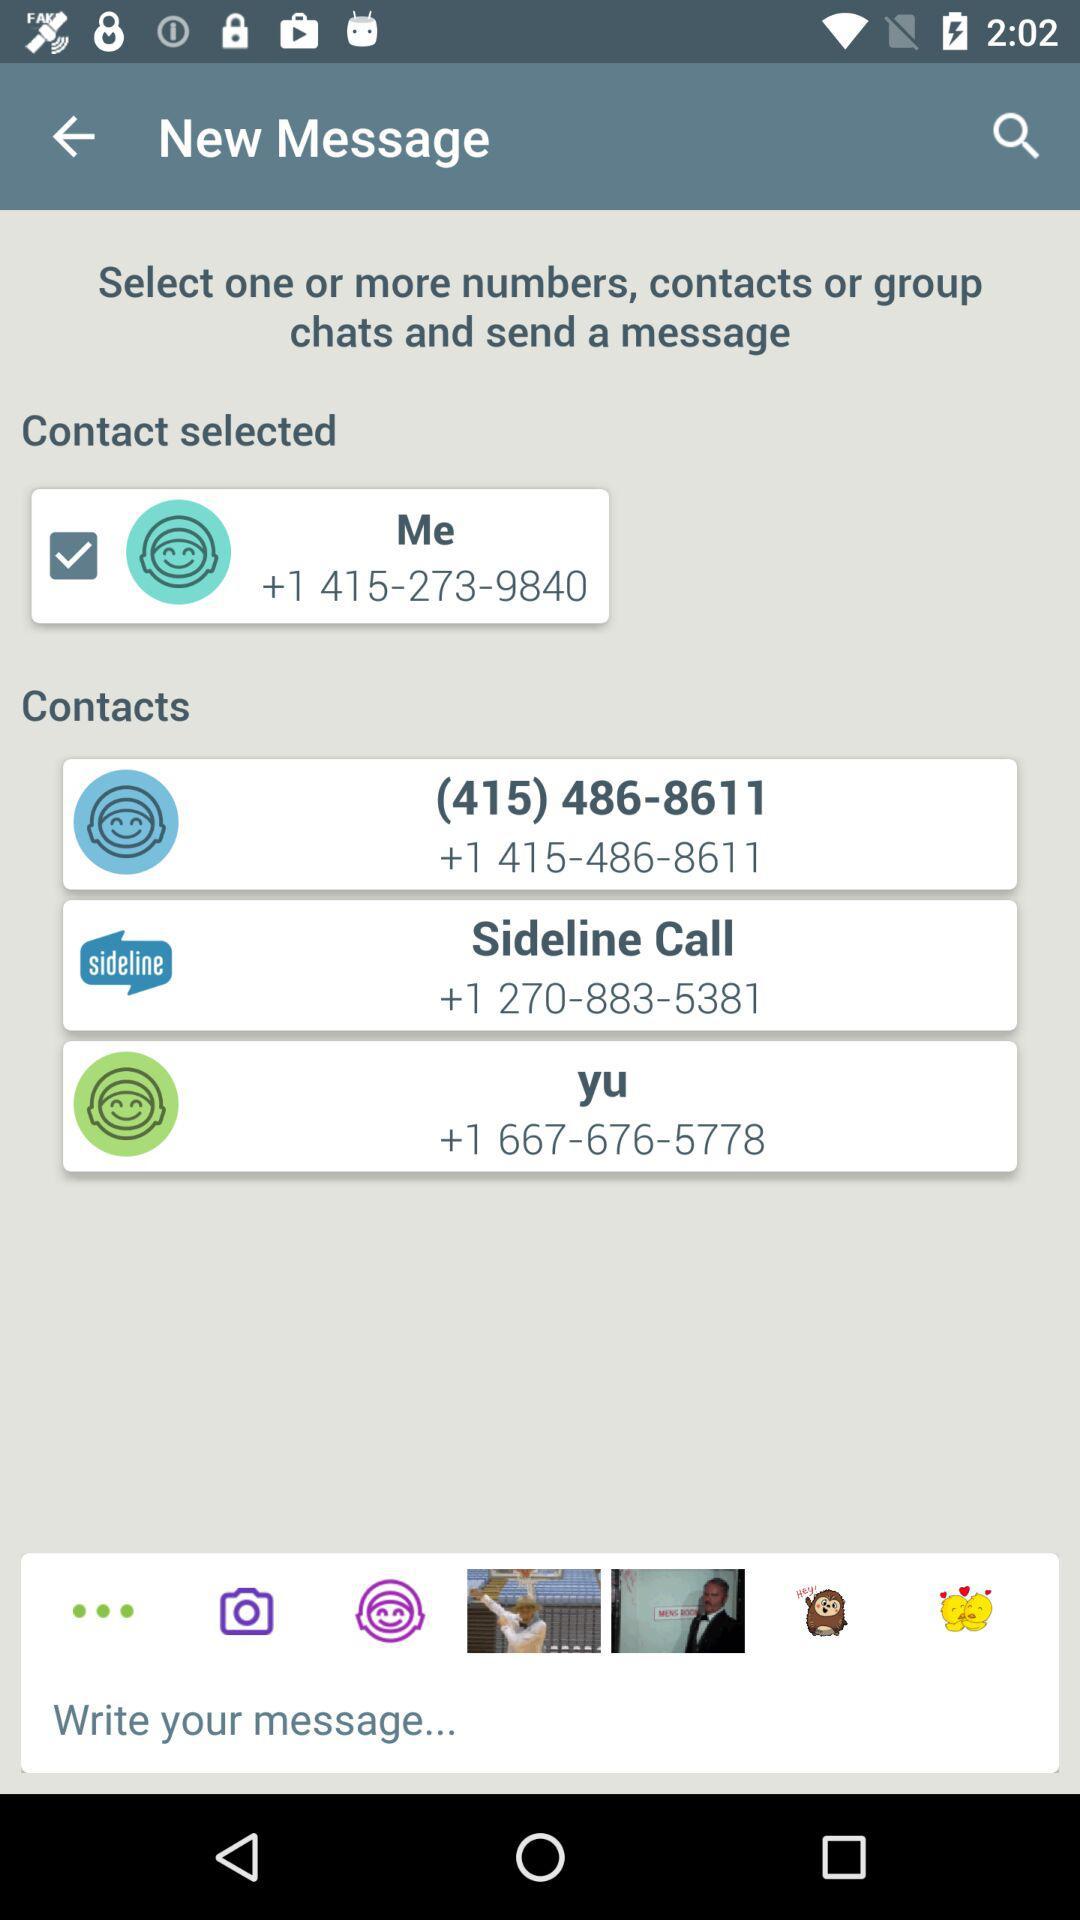  Describe the element at coordinates (540, 1717) in the screenshot. I see `write text` at that location.